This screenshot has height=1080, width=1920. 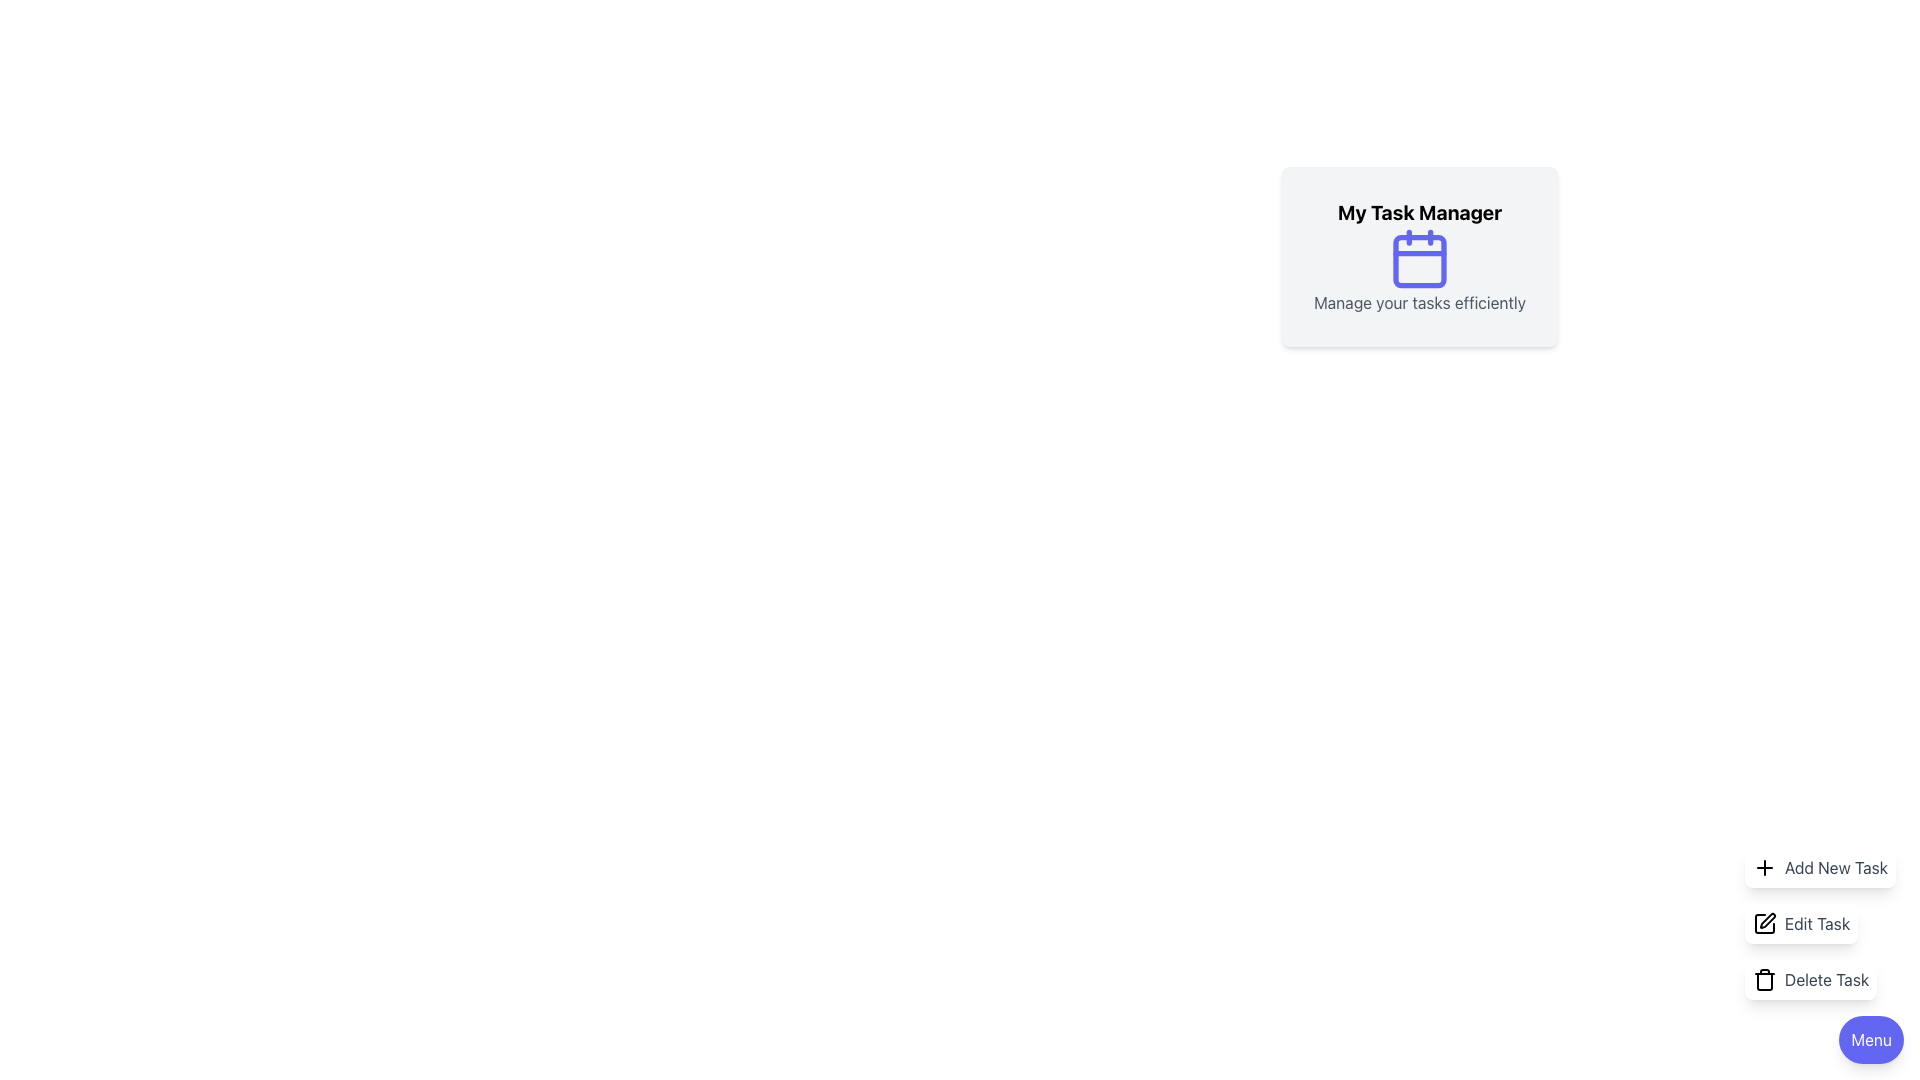 What do you see at coordinates (1836, 866) in the screenshot?
I see `text label displaying 'Add New Task' which is styled in gray and positioned next to the plus sign icon in the bottom-right corner of the menu interface` at bounding box center [1836, 866].